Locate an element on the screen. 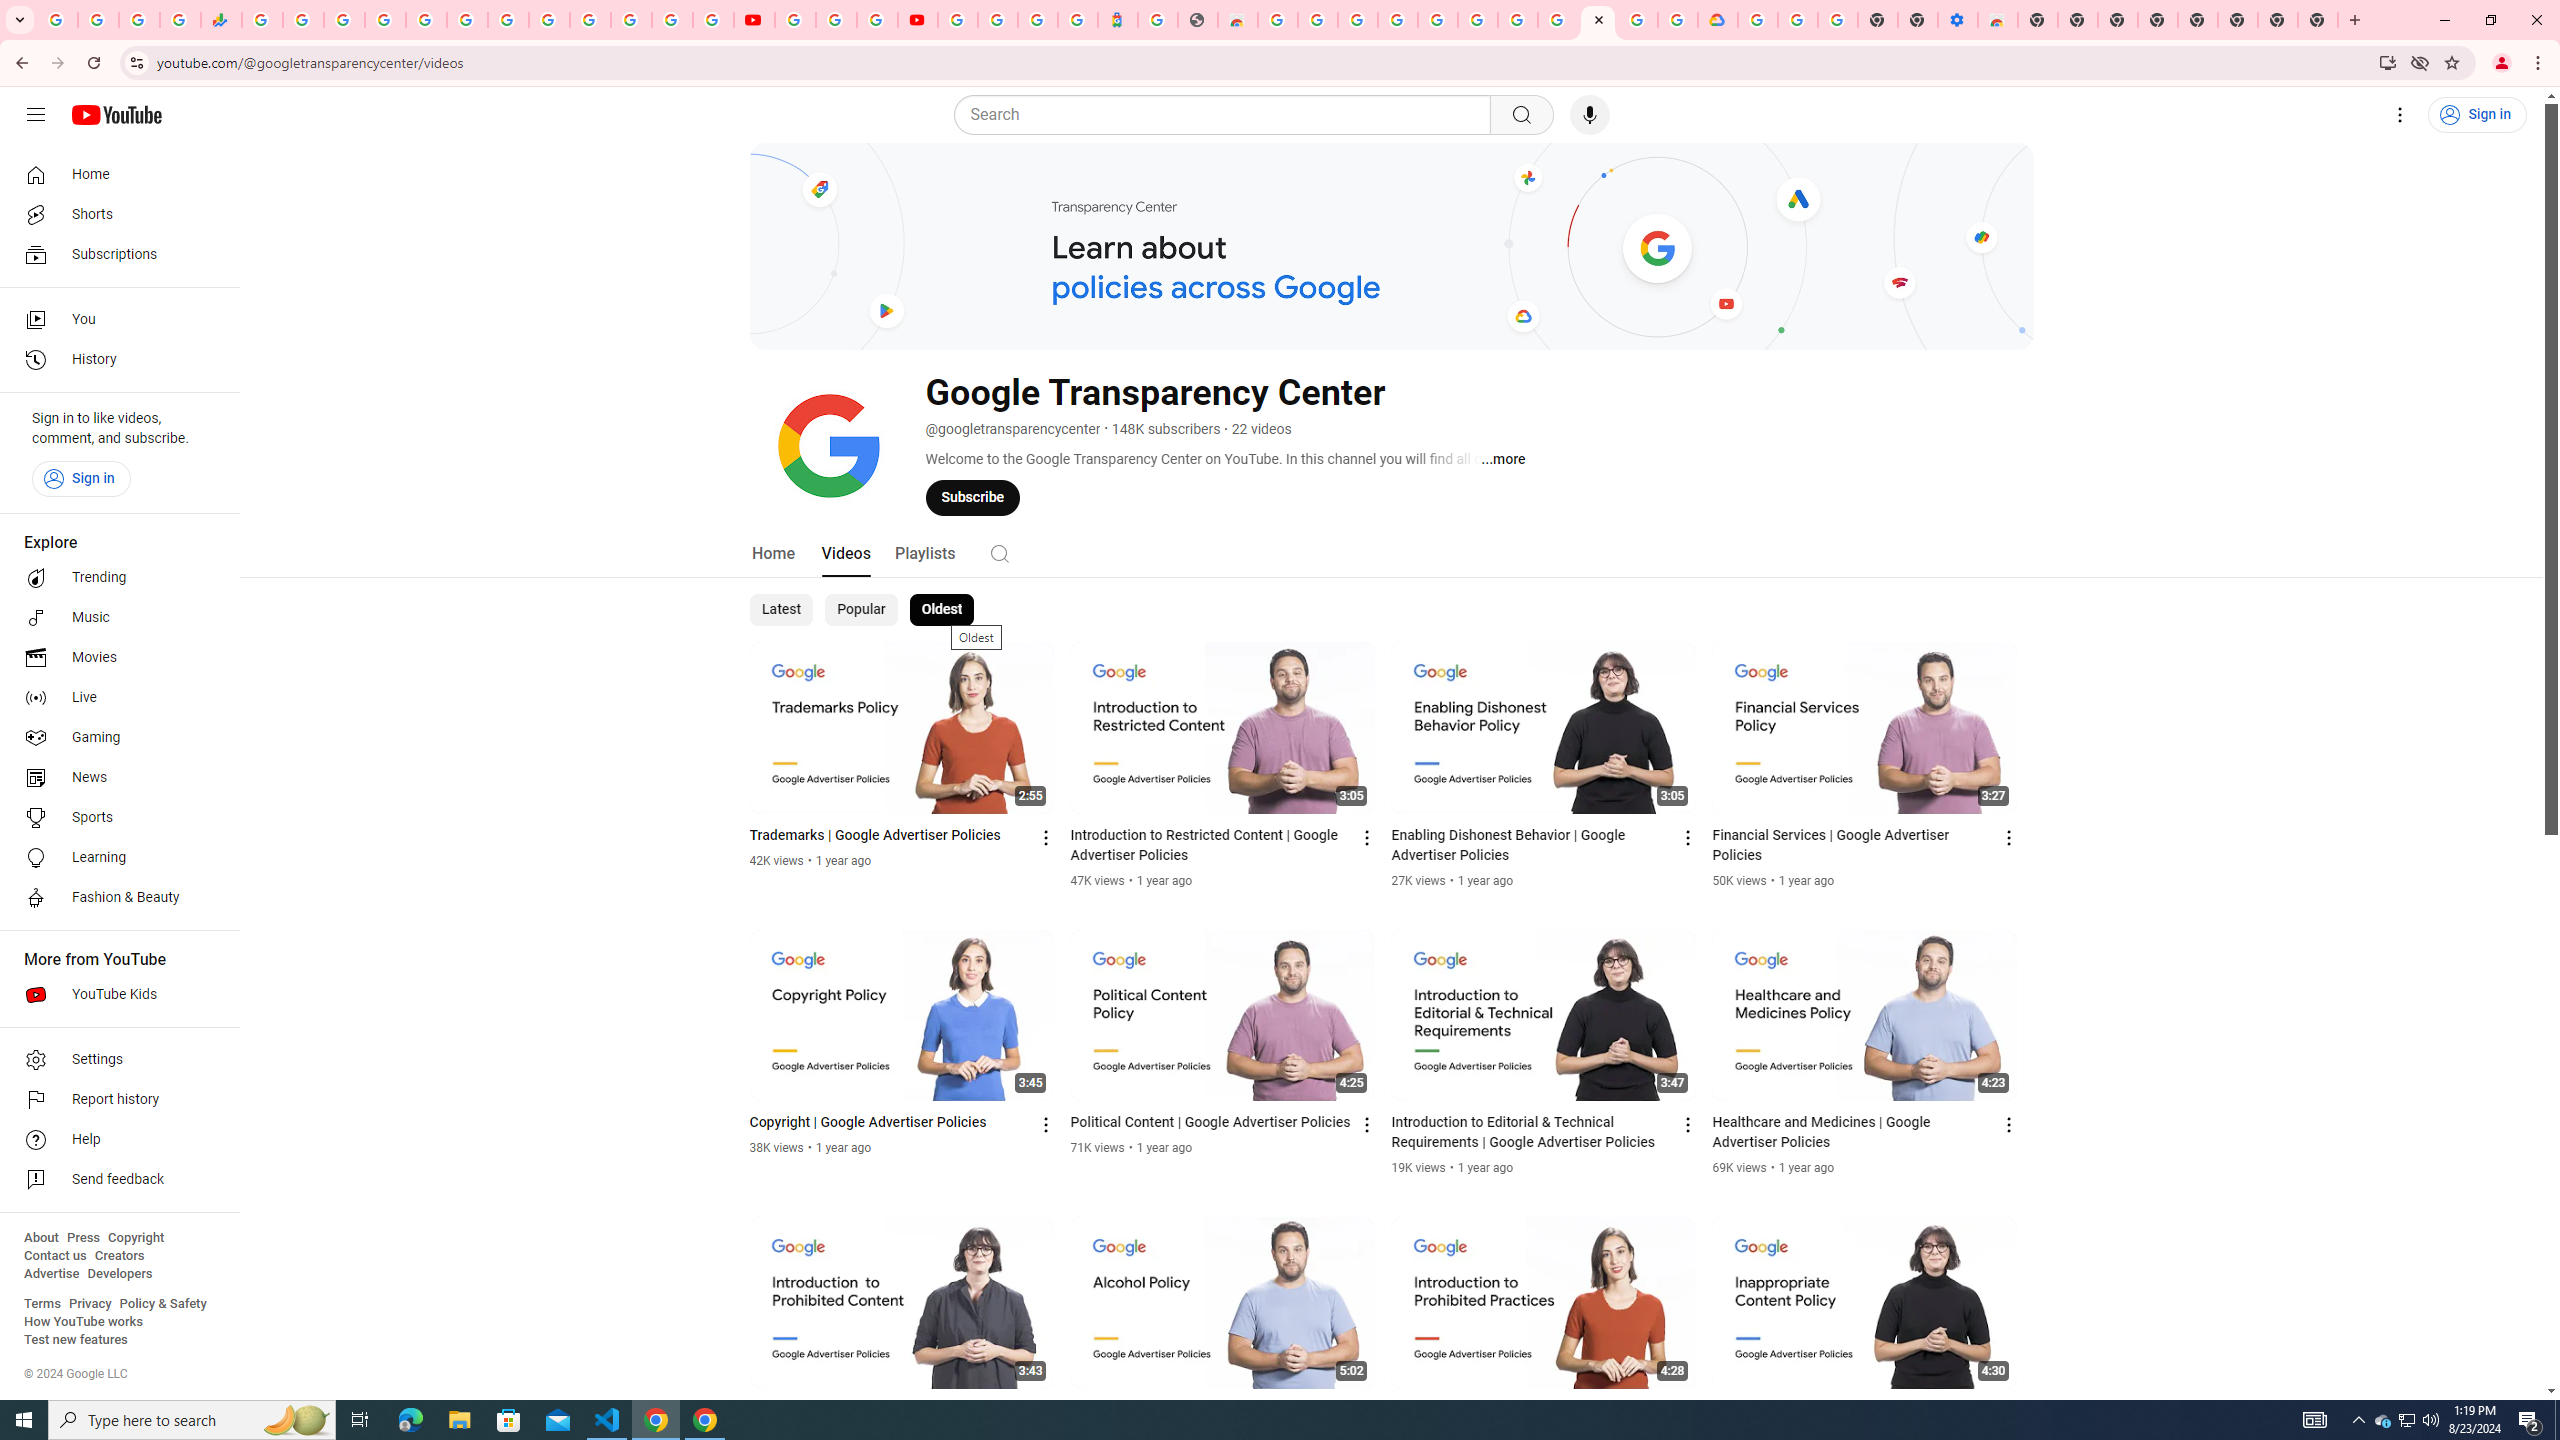 Image resolution: width=2560 pixels, height=1440 pixels. 'Create your Google Account' is located at coordinates (876, 19).